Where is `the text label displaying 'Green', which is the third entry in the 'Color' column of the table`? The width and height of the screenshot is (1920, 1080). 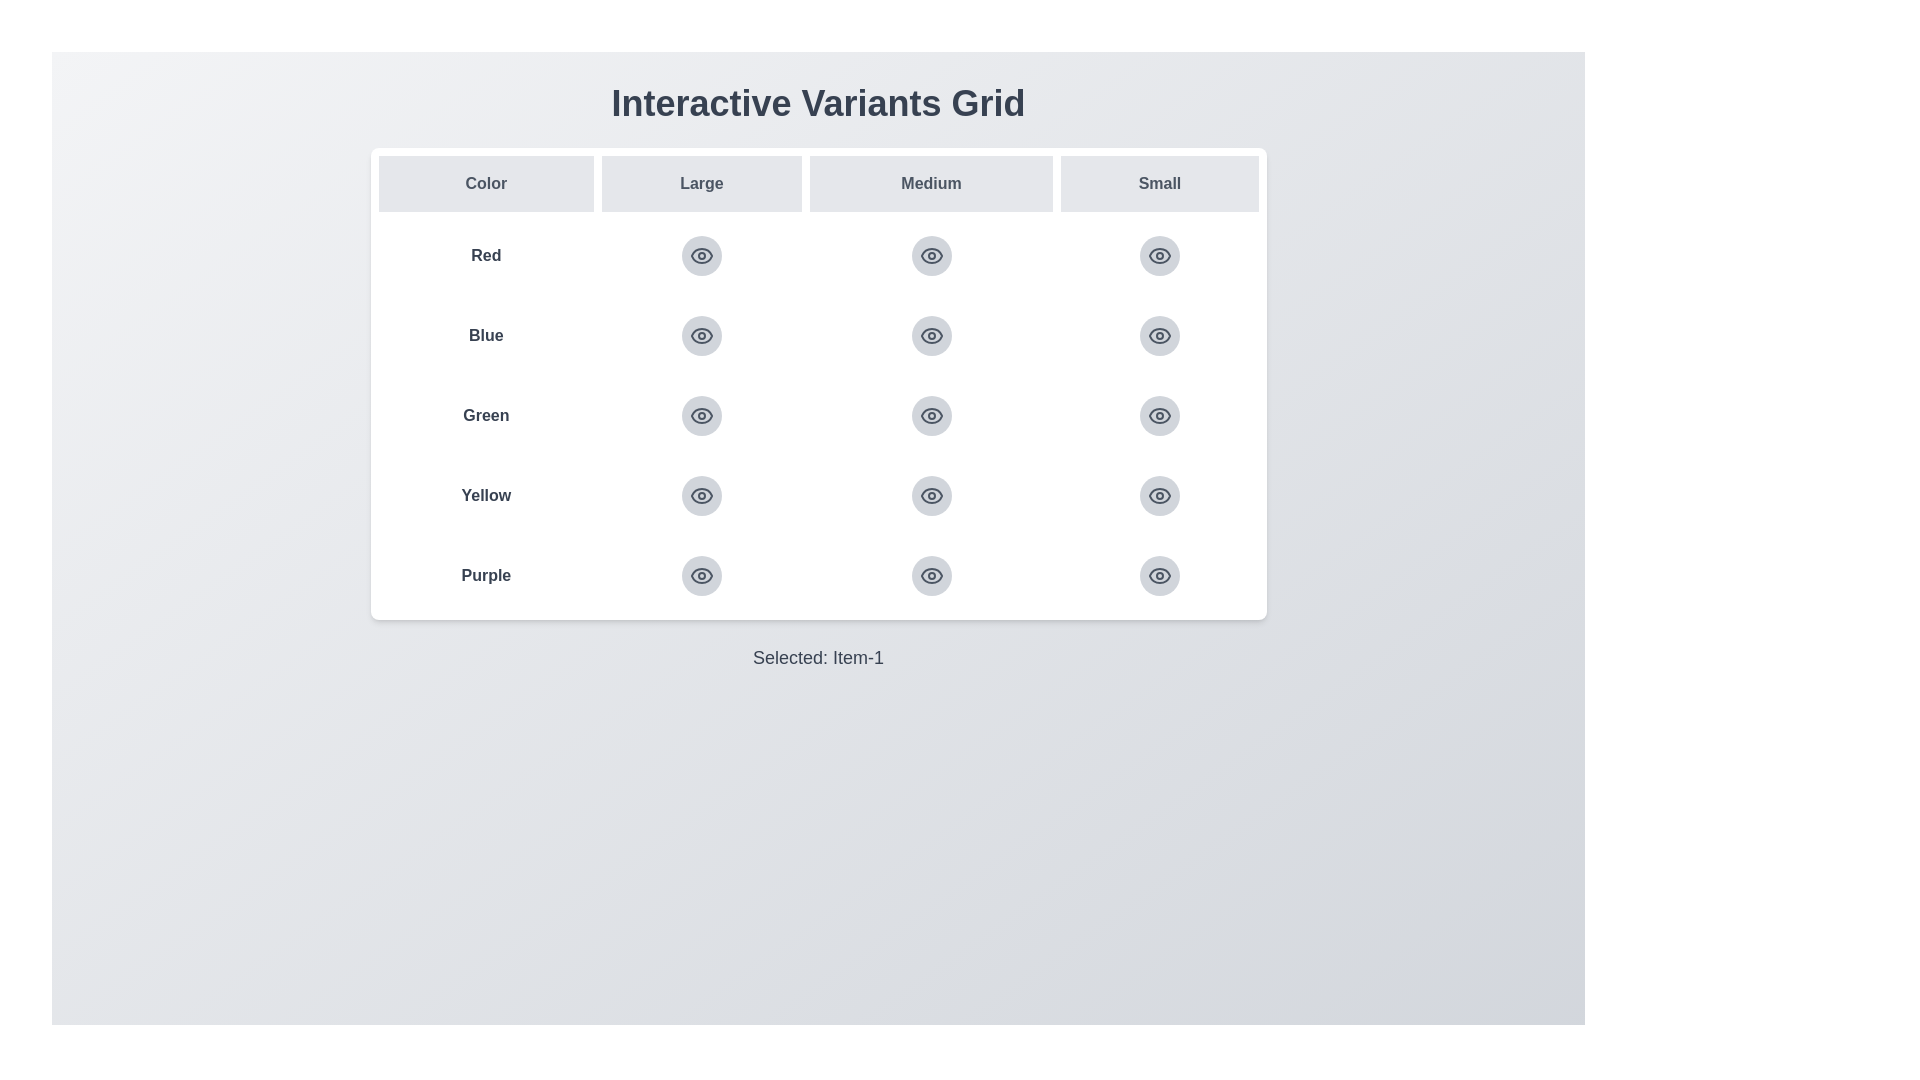
the text label displaying 'Green', which is the third entry in the 'Color' column of the table is located at coordinates (486, 415).